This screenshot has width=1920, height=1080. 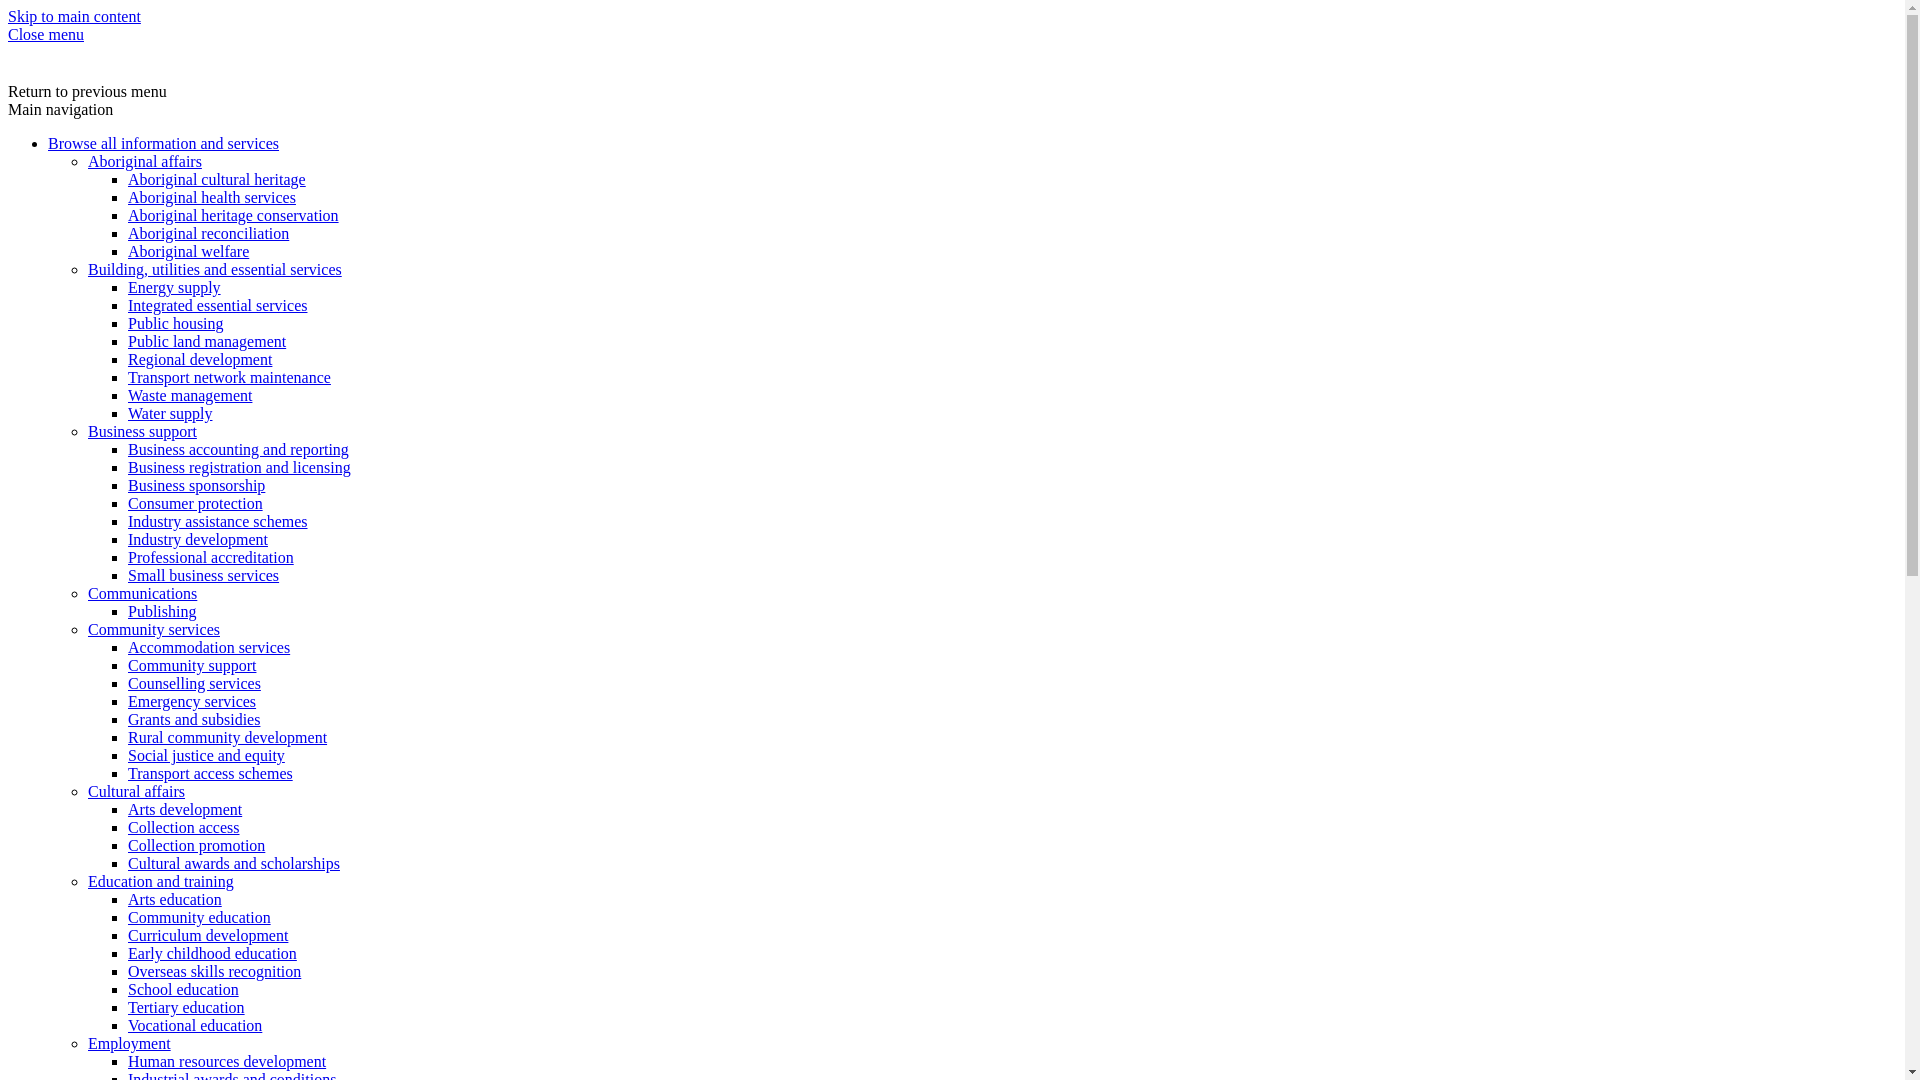 What do you see at coordinates (190, 395) in the screenshot?
I see `'Waste management'` at bounding box center [190, 395].